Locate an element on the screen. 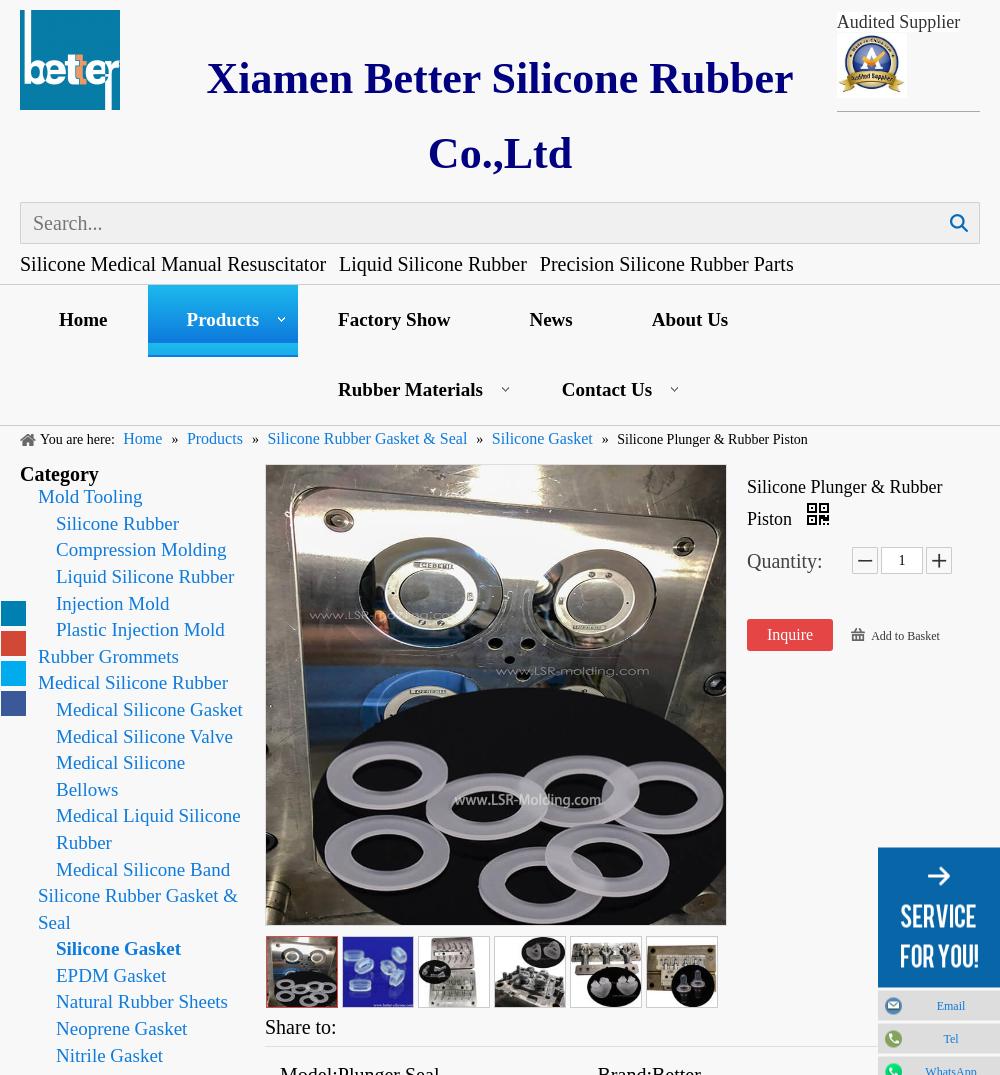 This screenshot has height=1075, width=1000. 'Medical Silicone Valve' is located at coordinates (144, 735).